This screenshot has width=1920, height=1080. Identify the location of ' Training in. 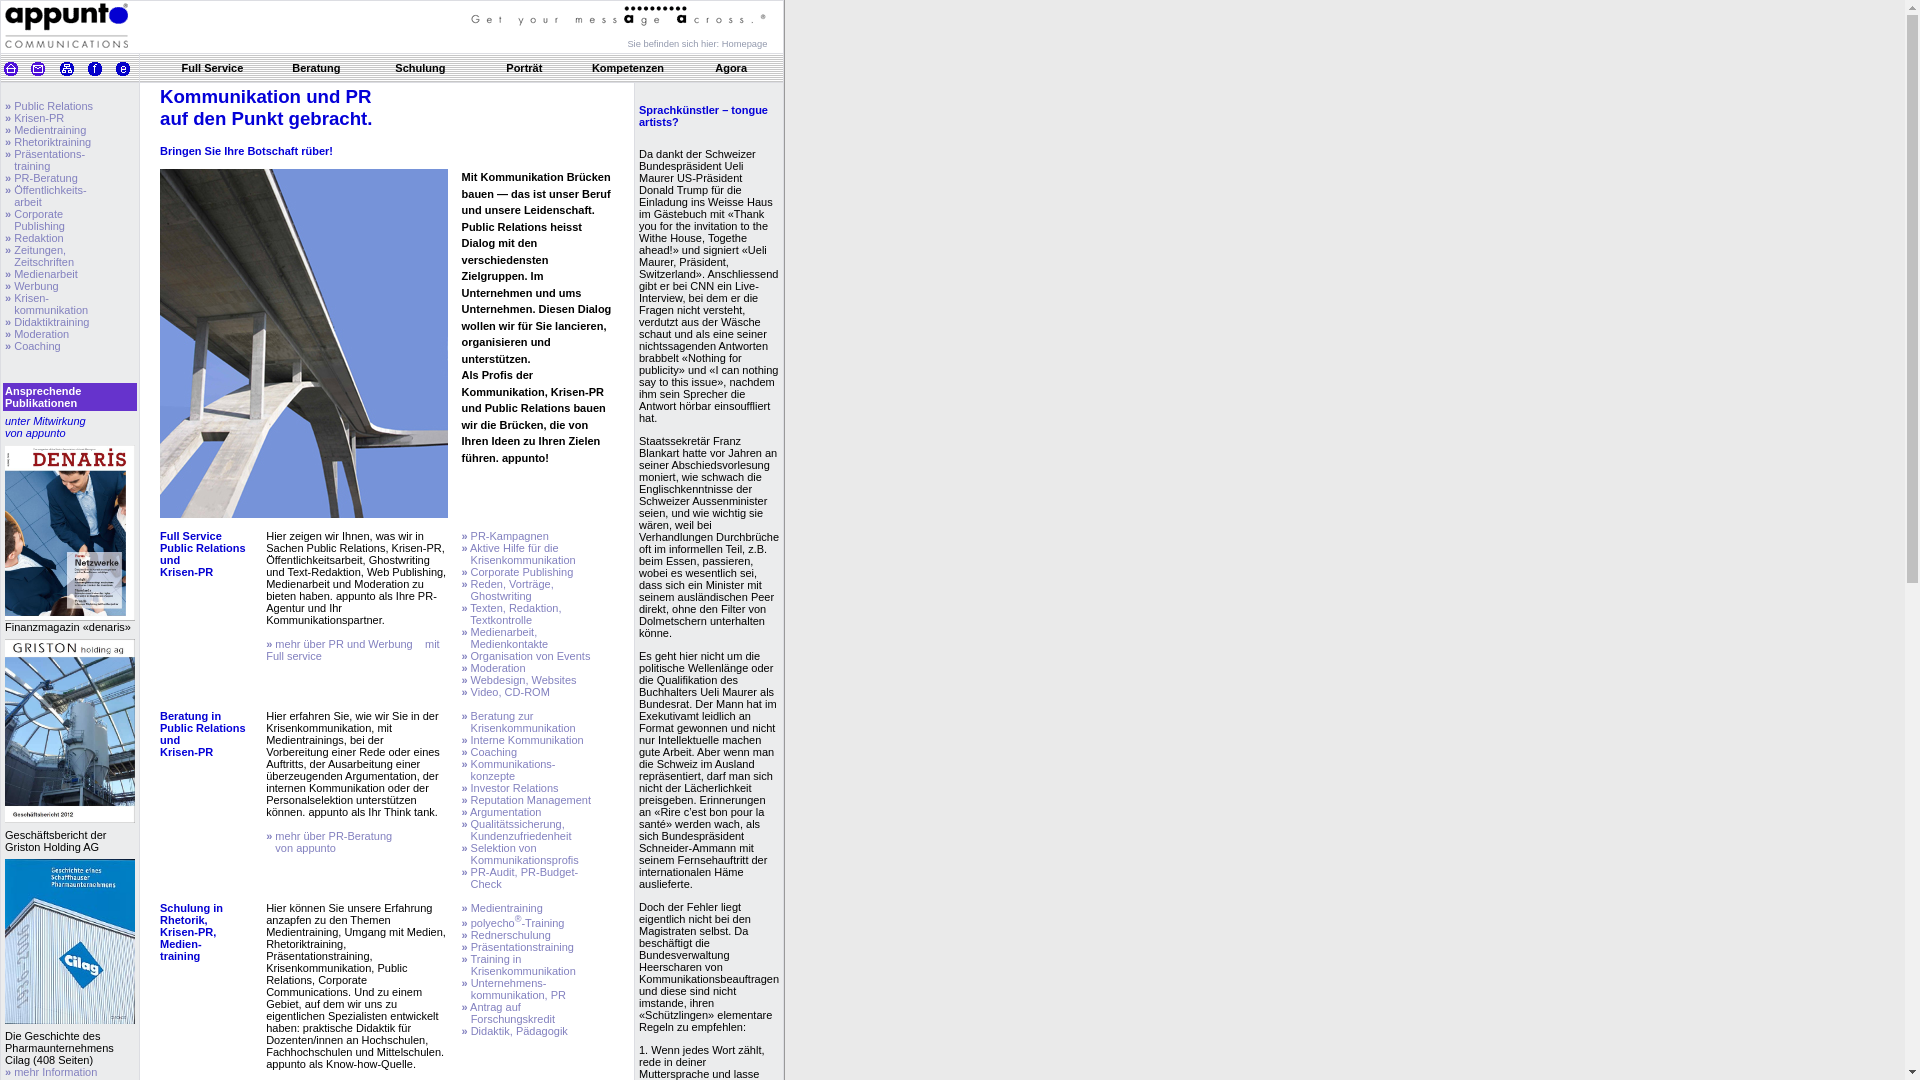
(518, 963).